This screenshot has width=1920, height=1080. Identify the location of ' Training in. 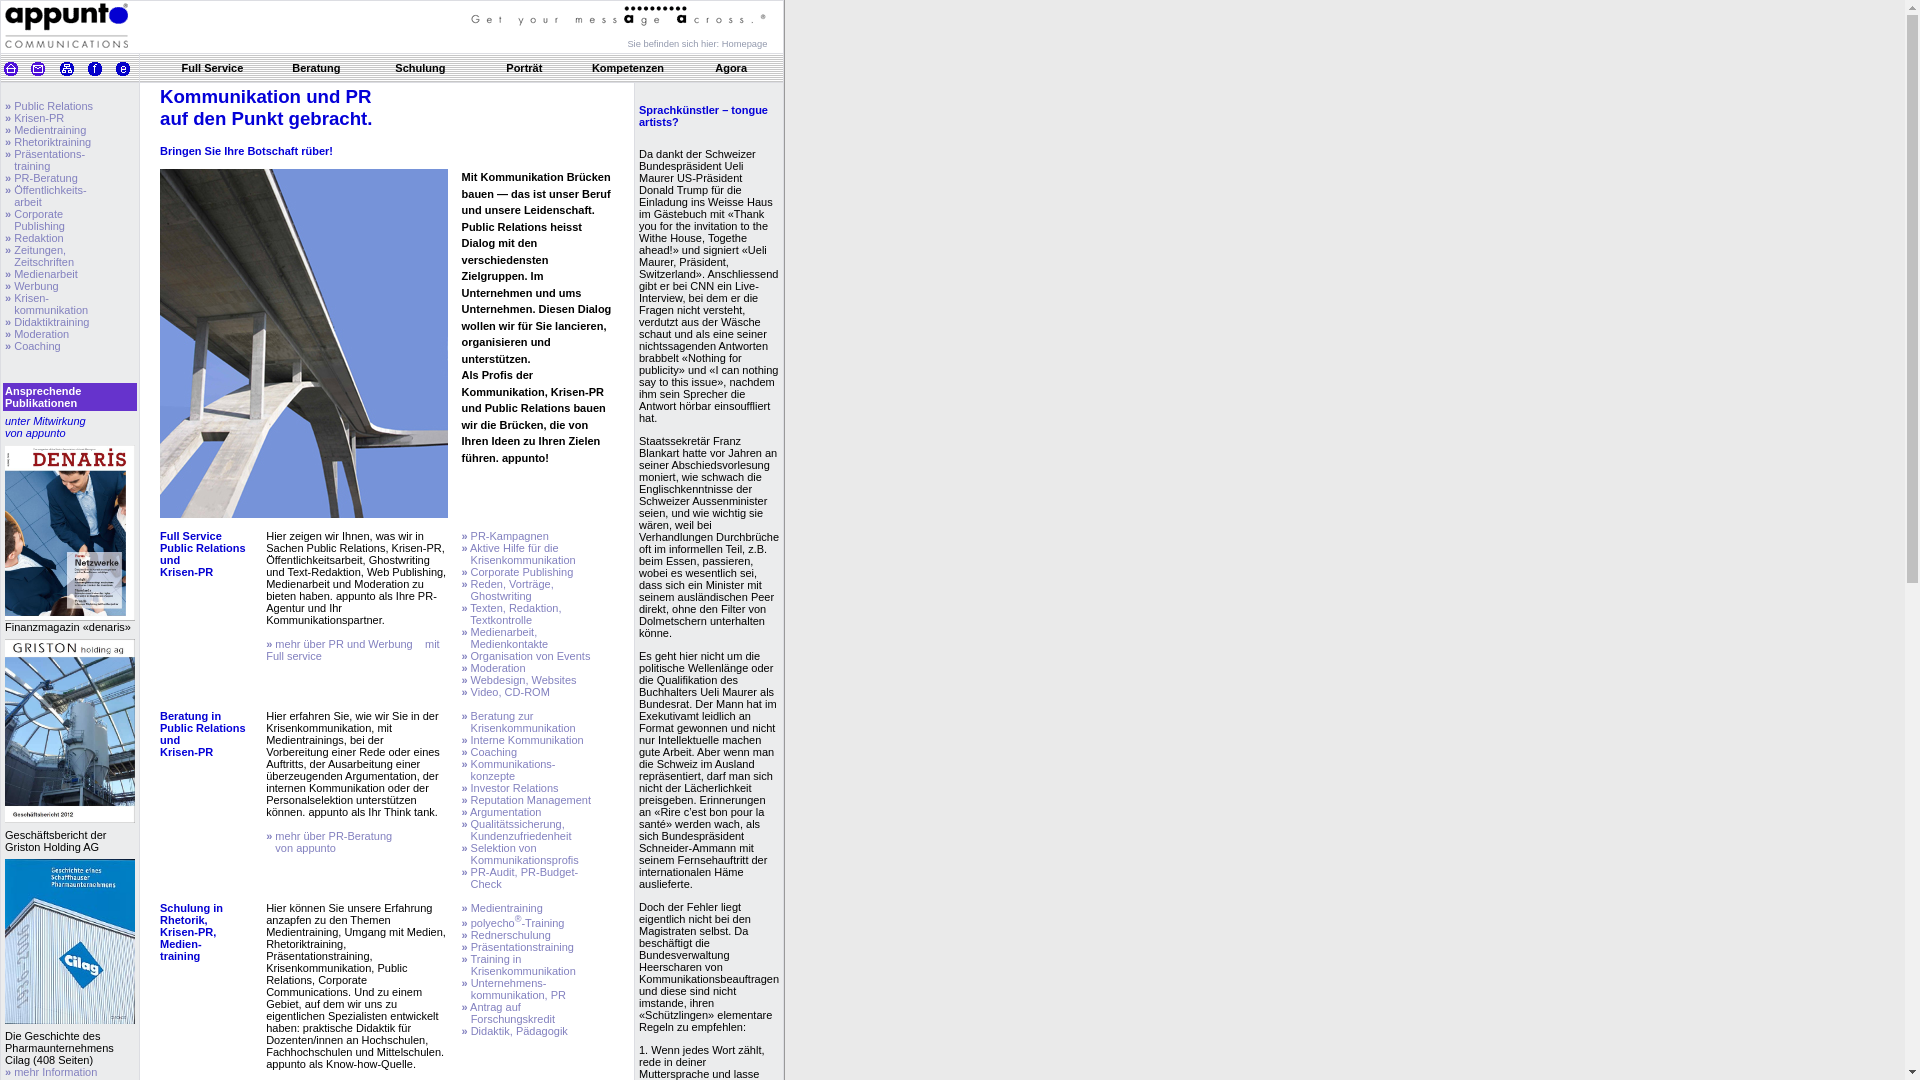
(518, 963).